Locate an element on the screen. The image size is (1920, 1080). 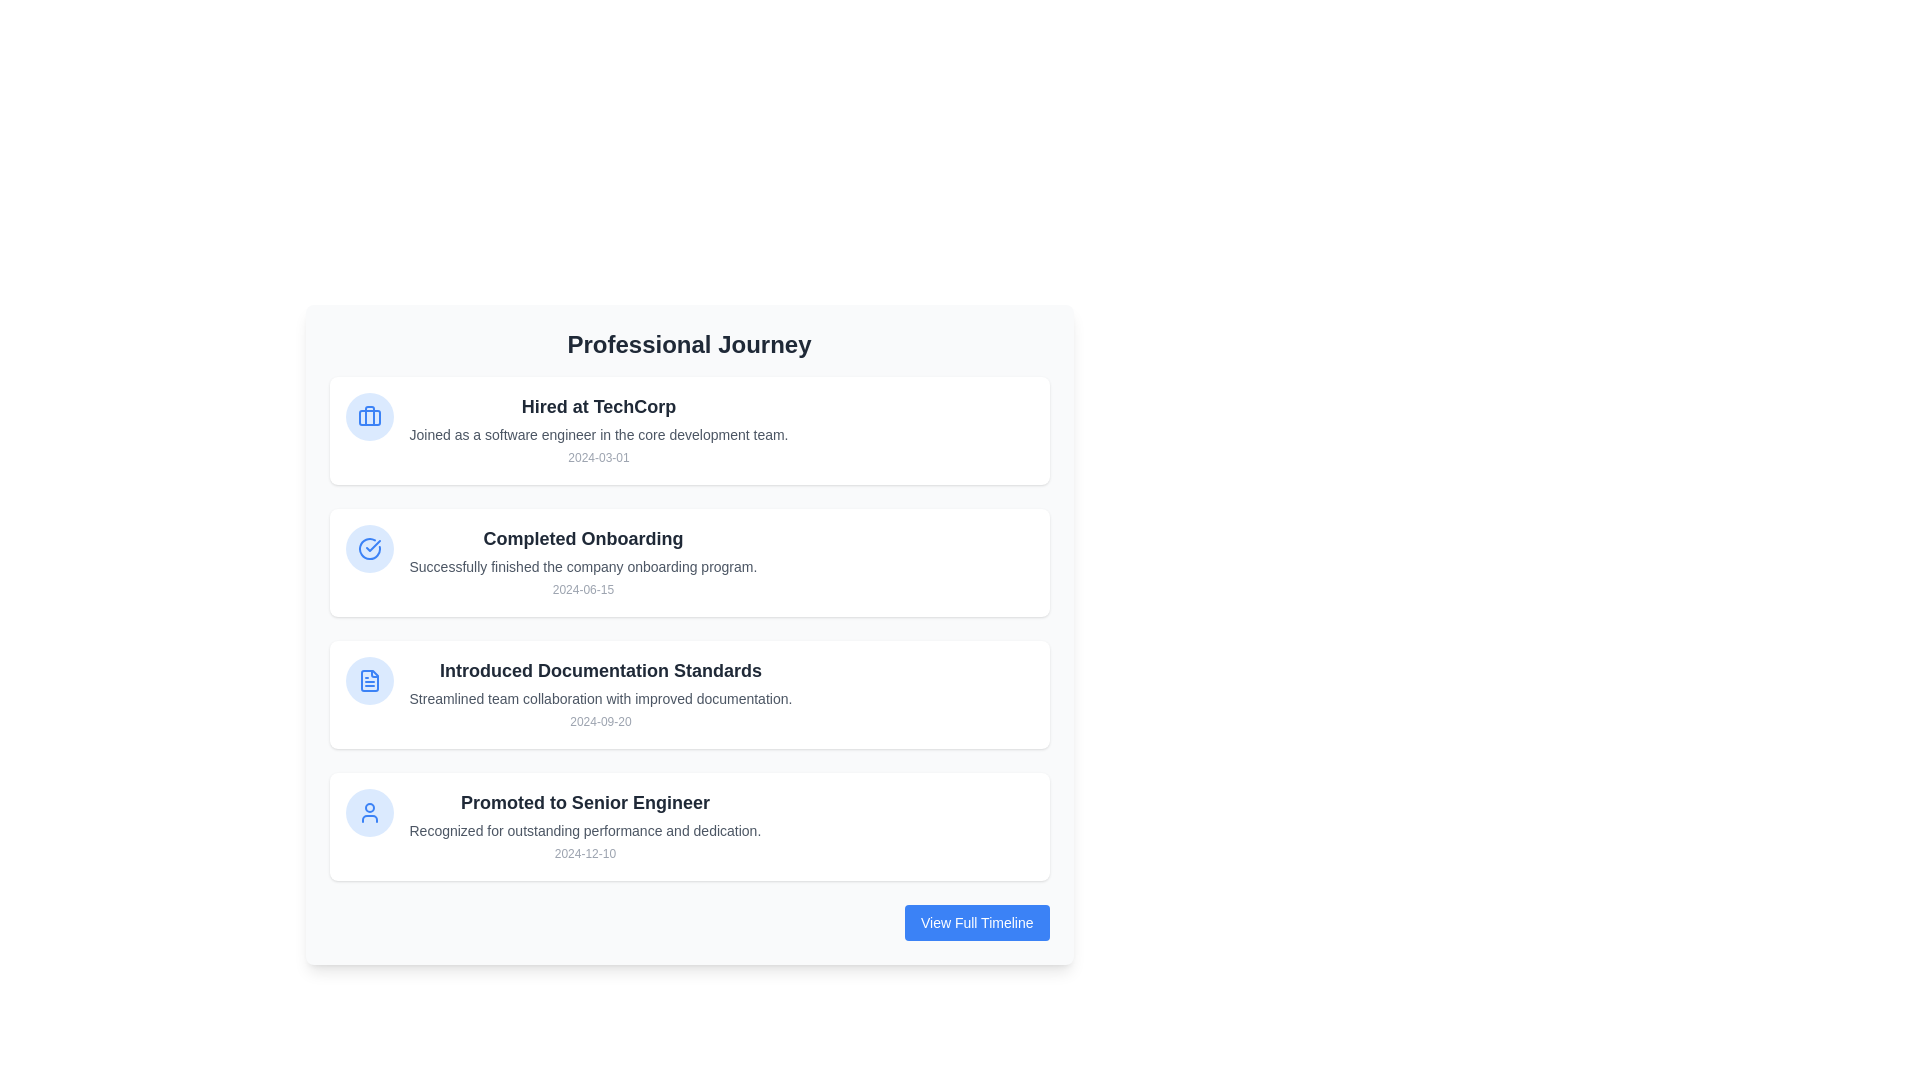
text from the Text block providing detailed information about the event 'Introduced Documentation Standards,' located below the primary header and above the date '2024-09-20.' is located at coordinates (599, 697).